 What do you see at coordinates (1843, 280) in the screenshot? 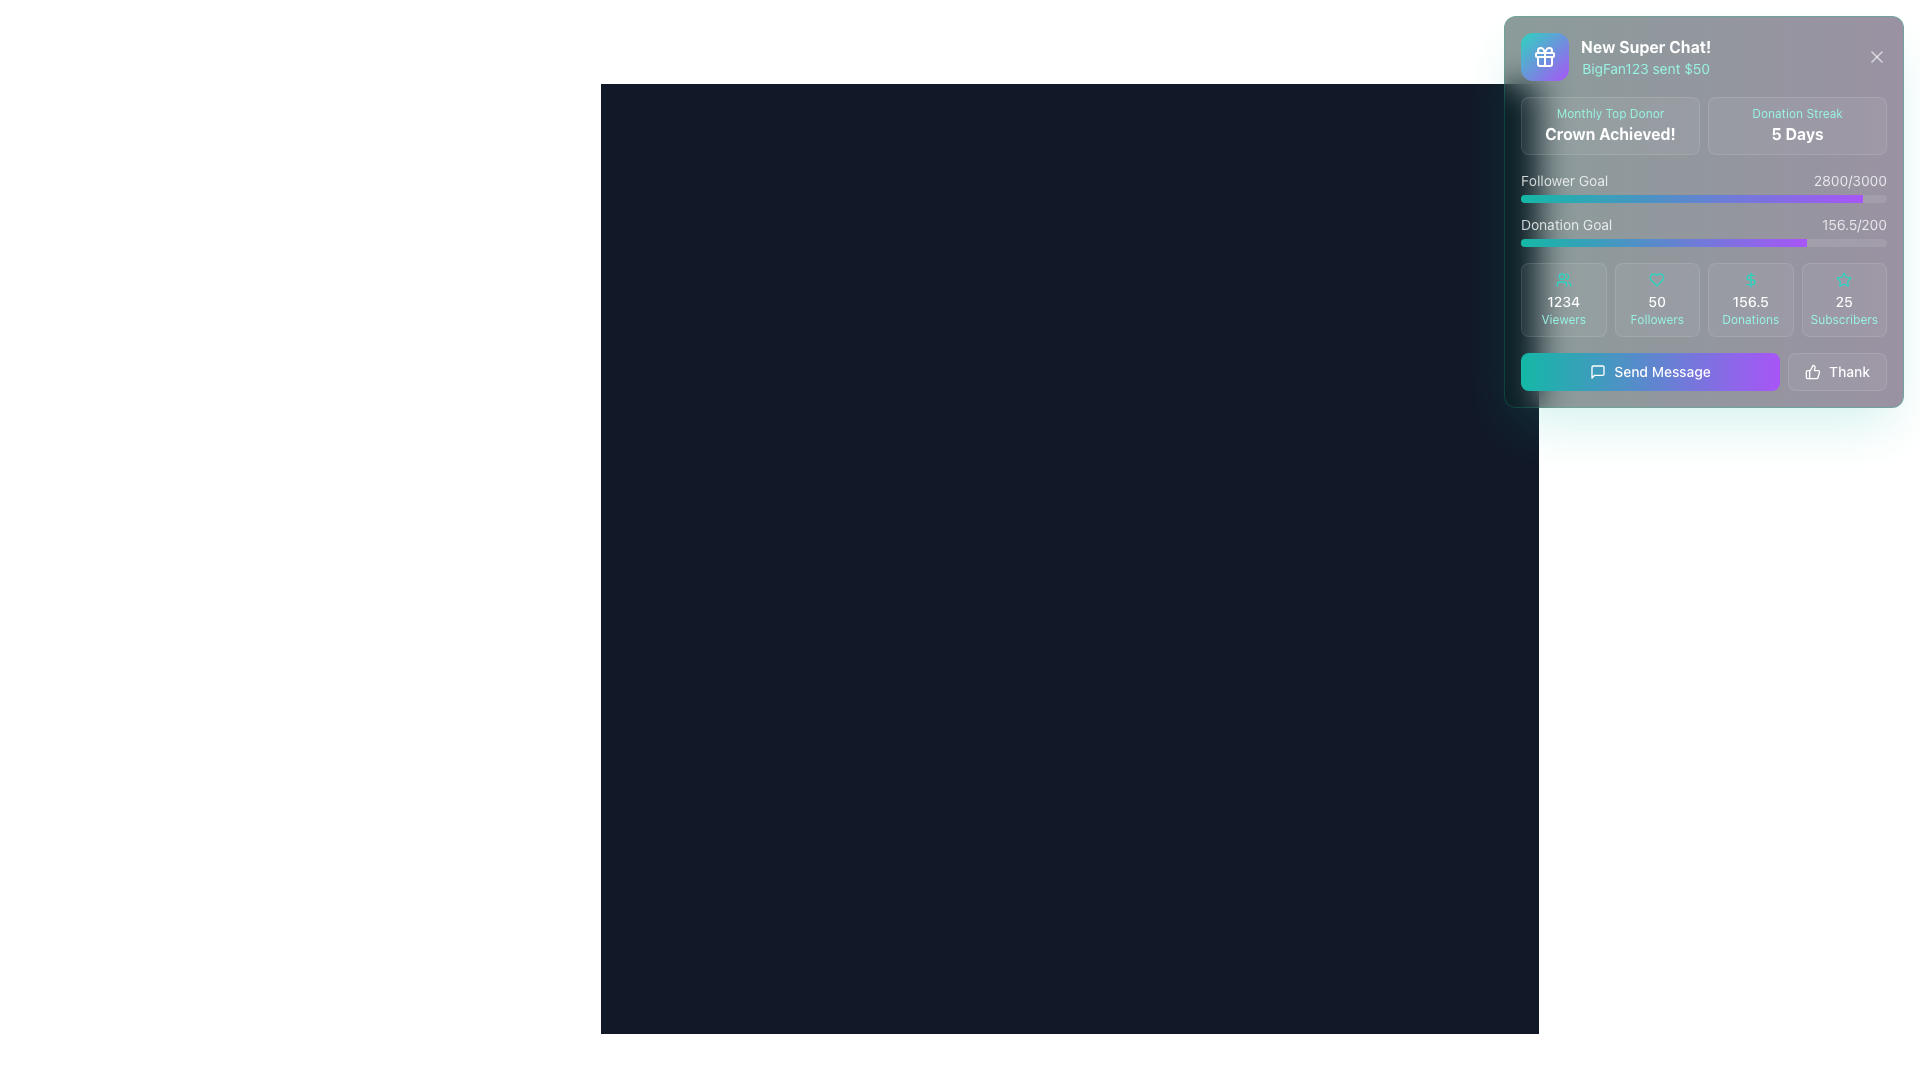
I see `the teal star-shaped icon located in the top-right corner of the interface, positioned above the number '25' and the label 'subscribers'` at bounding box center [1843, 280].